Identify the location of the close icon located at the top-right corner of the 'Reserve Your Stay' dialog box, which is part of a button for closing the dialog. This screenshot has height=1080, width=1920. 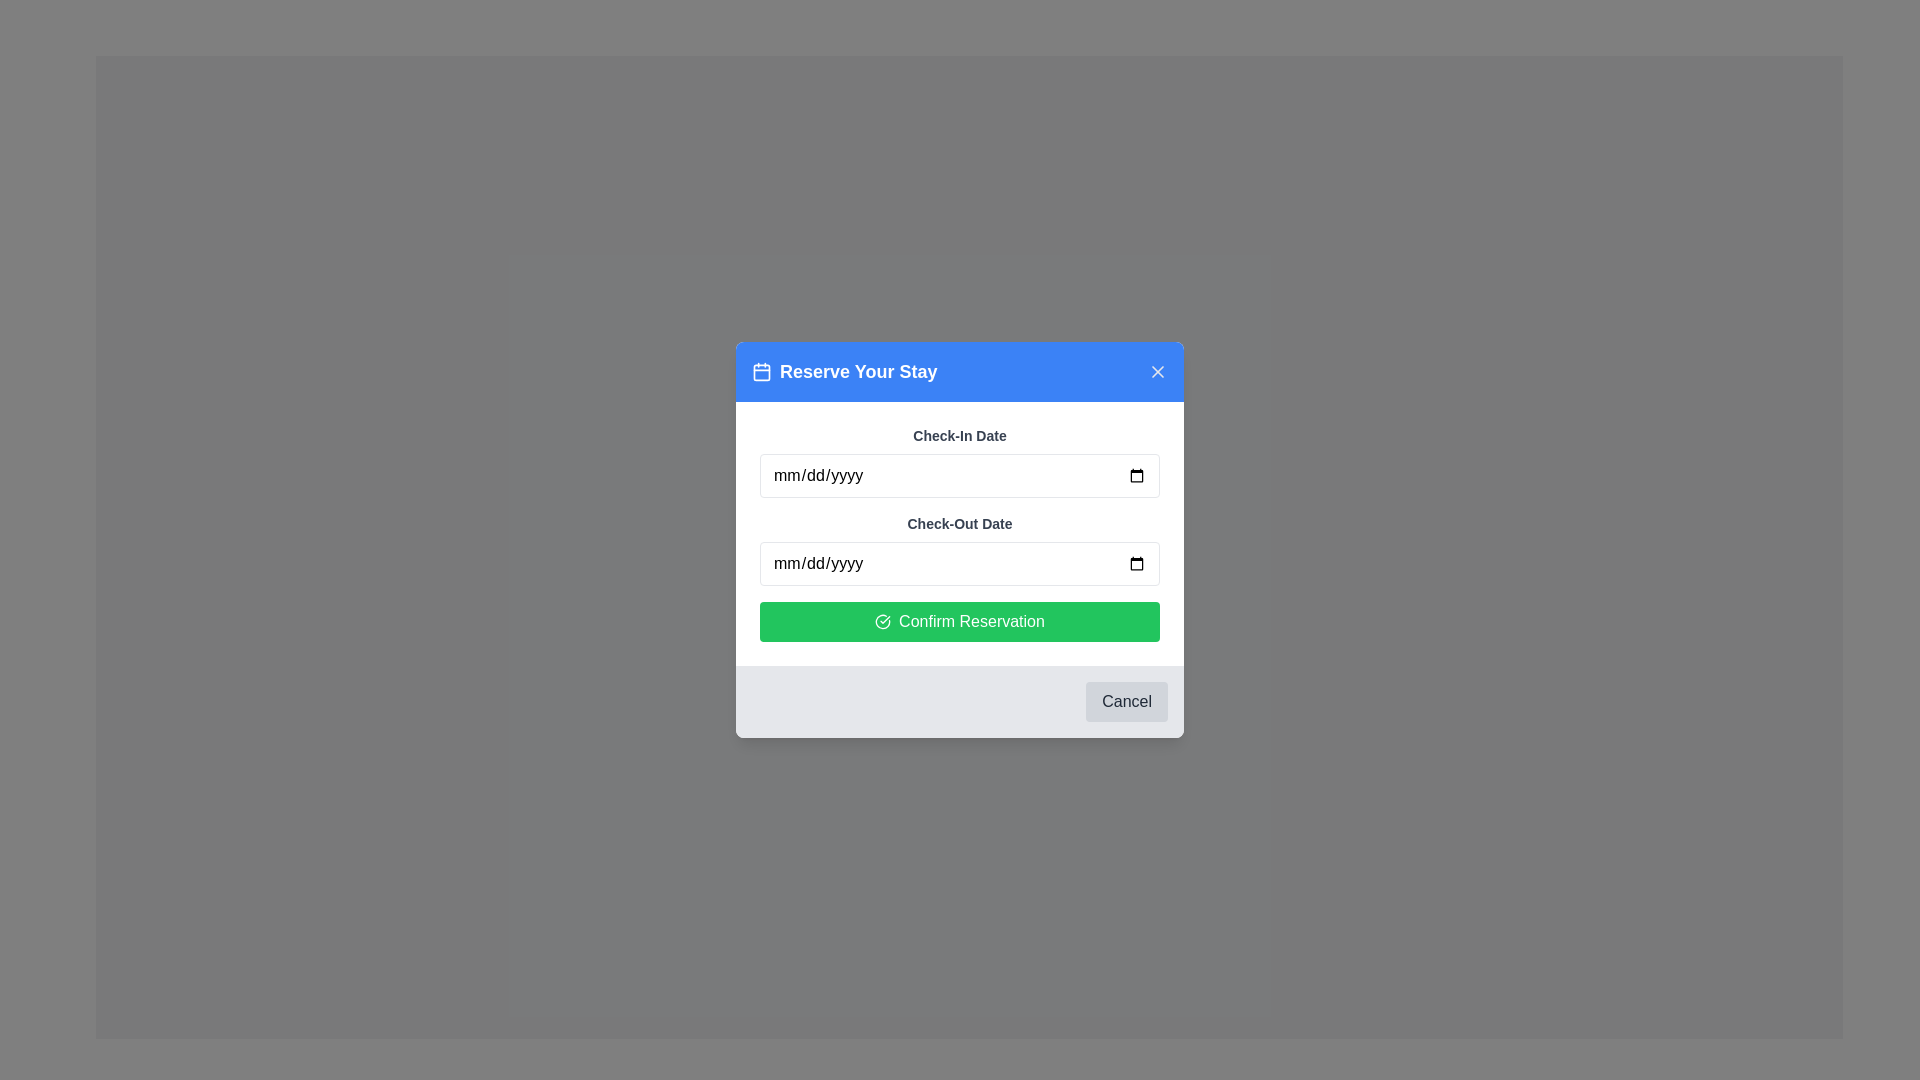
(1157, 371).